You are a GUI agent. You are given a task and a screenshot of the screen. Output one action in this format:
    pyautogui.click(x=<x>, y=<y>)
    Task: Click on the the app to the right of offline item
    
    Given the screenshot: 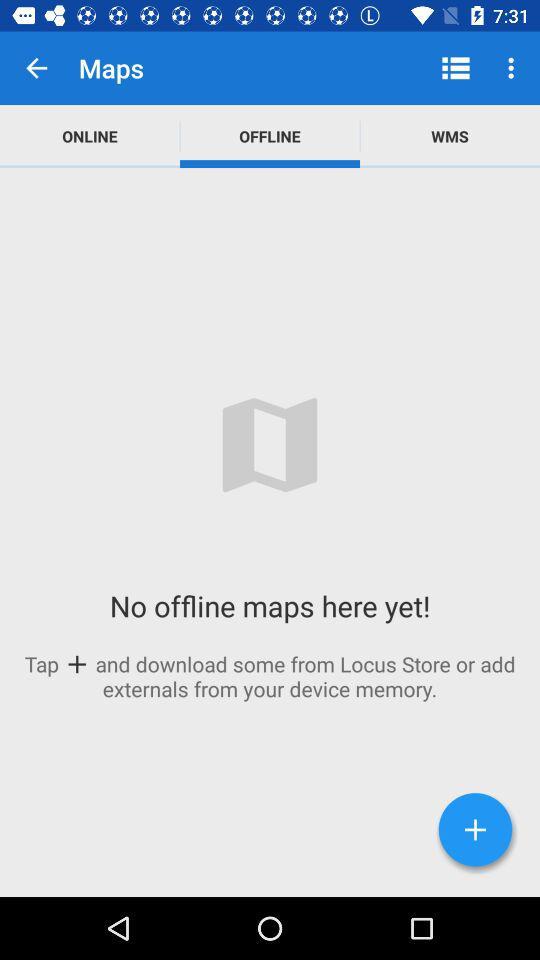 What is the action you would take?
    pyautogui.click(x=455, y=68)
    